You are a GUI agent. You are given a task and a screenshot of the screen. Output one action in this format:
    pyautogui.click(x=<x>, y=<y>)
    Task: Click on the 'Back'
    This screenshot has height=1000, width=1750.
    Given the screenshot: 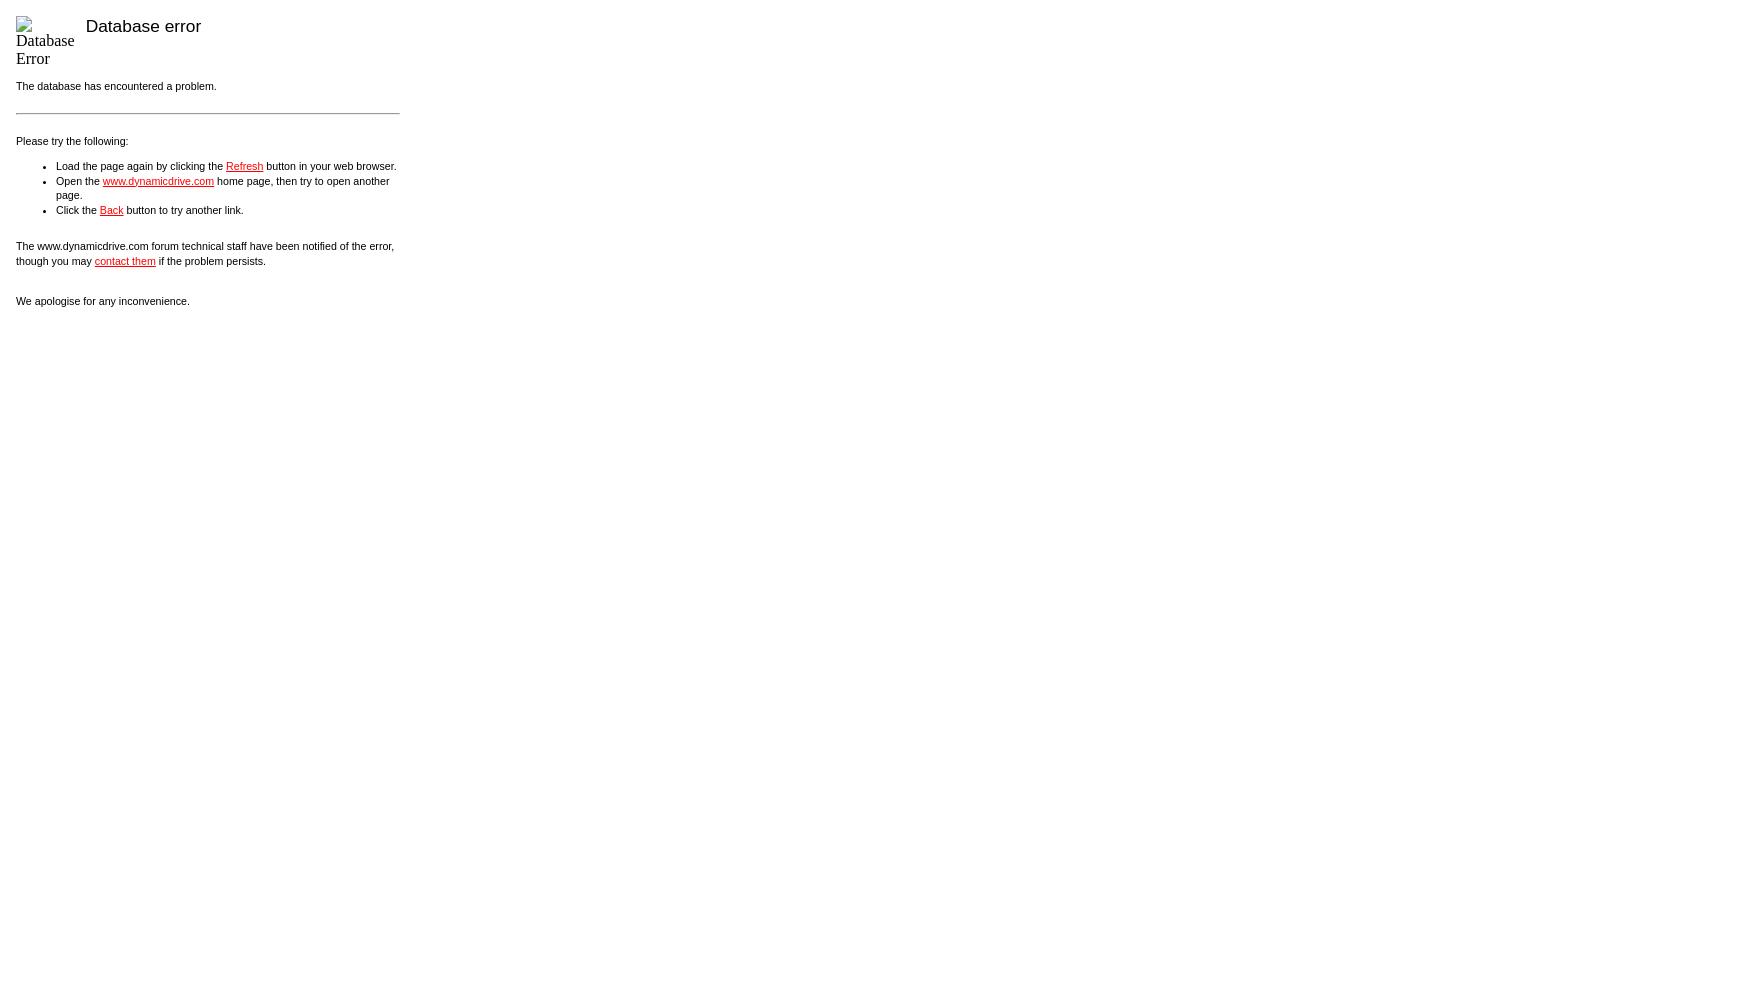 What is the action you would take?
    pyautogui.click(x=110, y=208)
    